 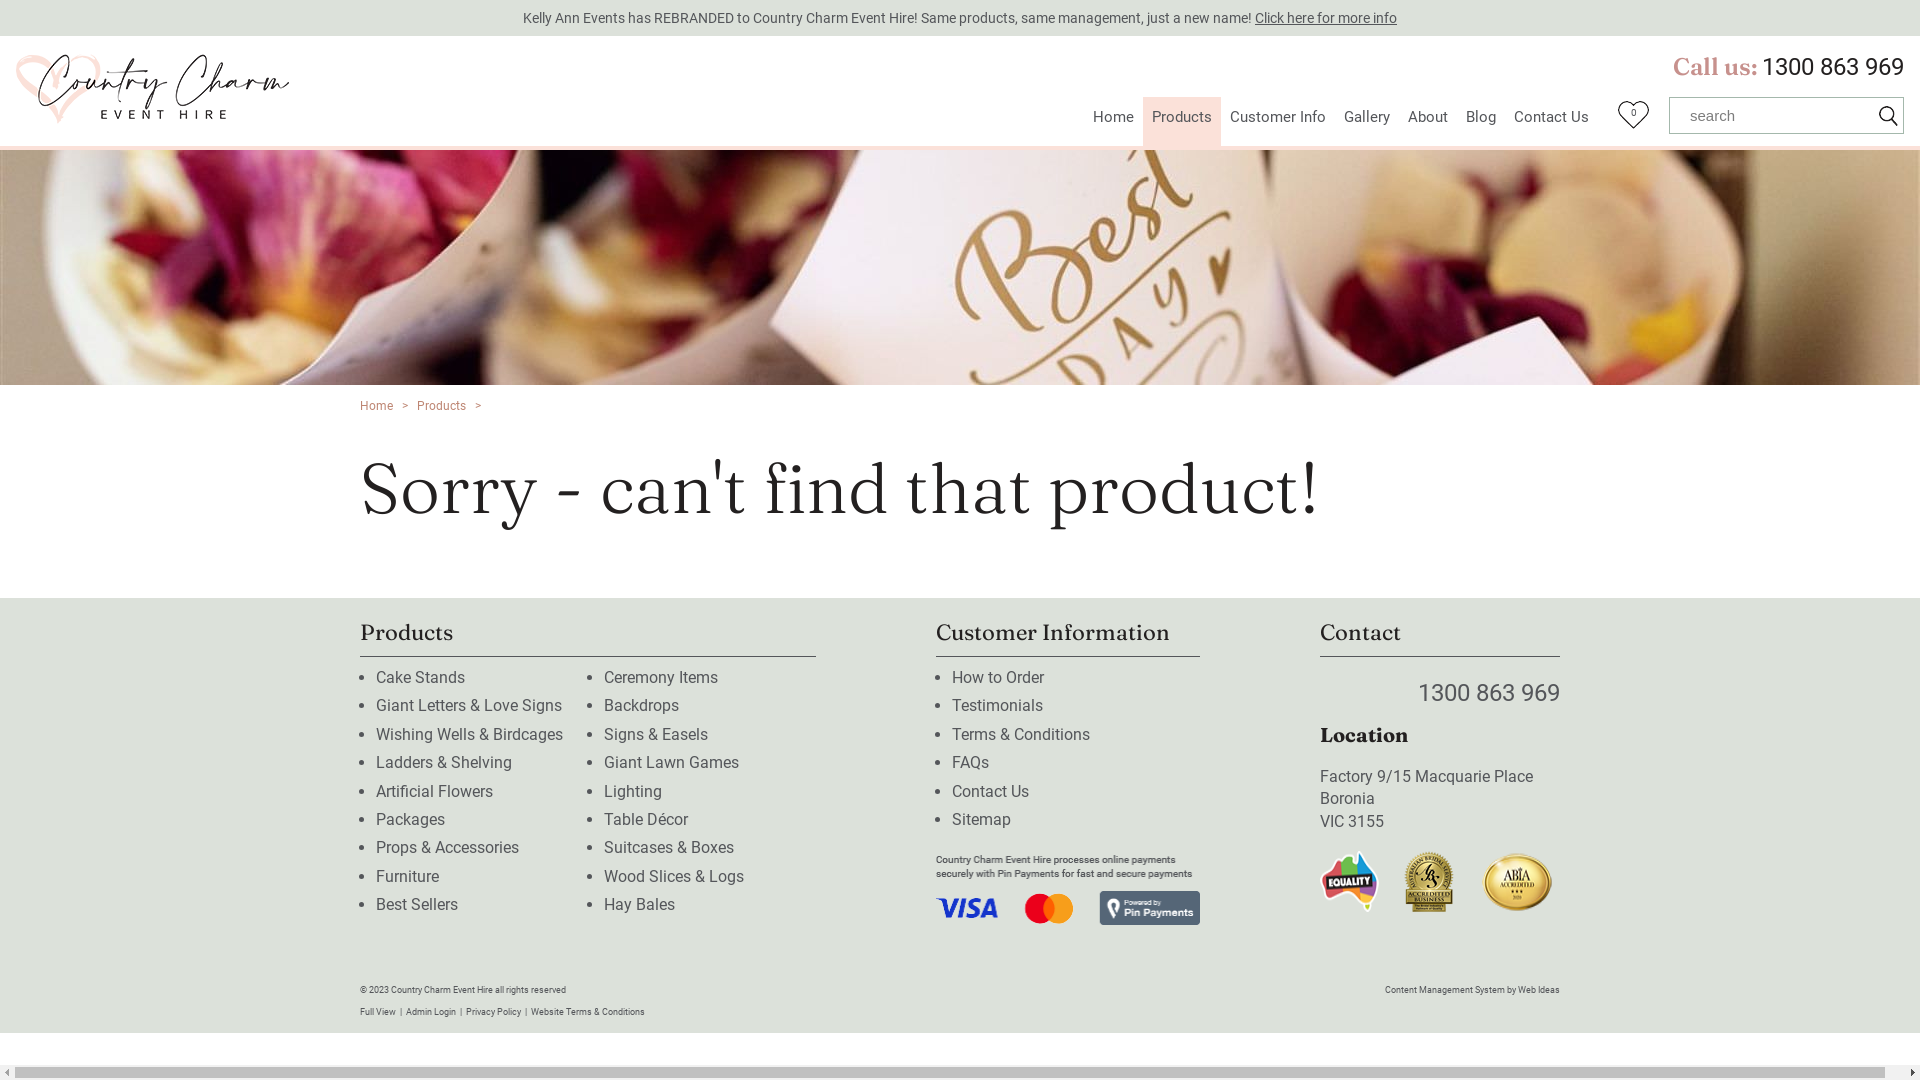 I want to click on 'Website Terms & Conditions', so click(x=587, y=1011).